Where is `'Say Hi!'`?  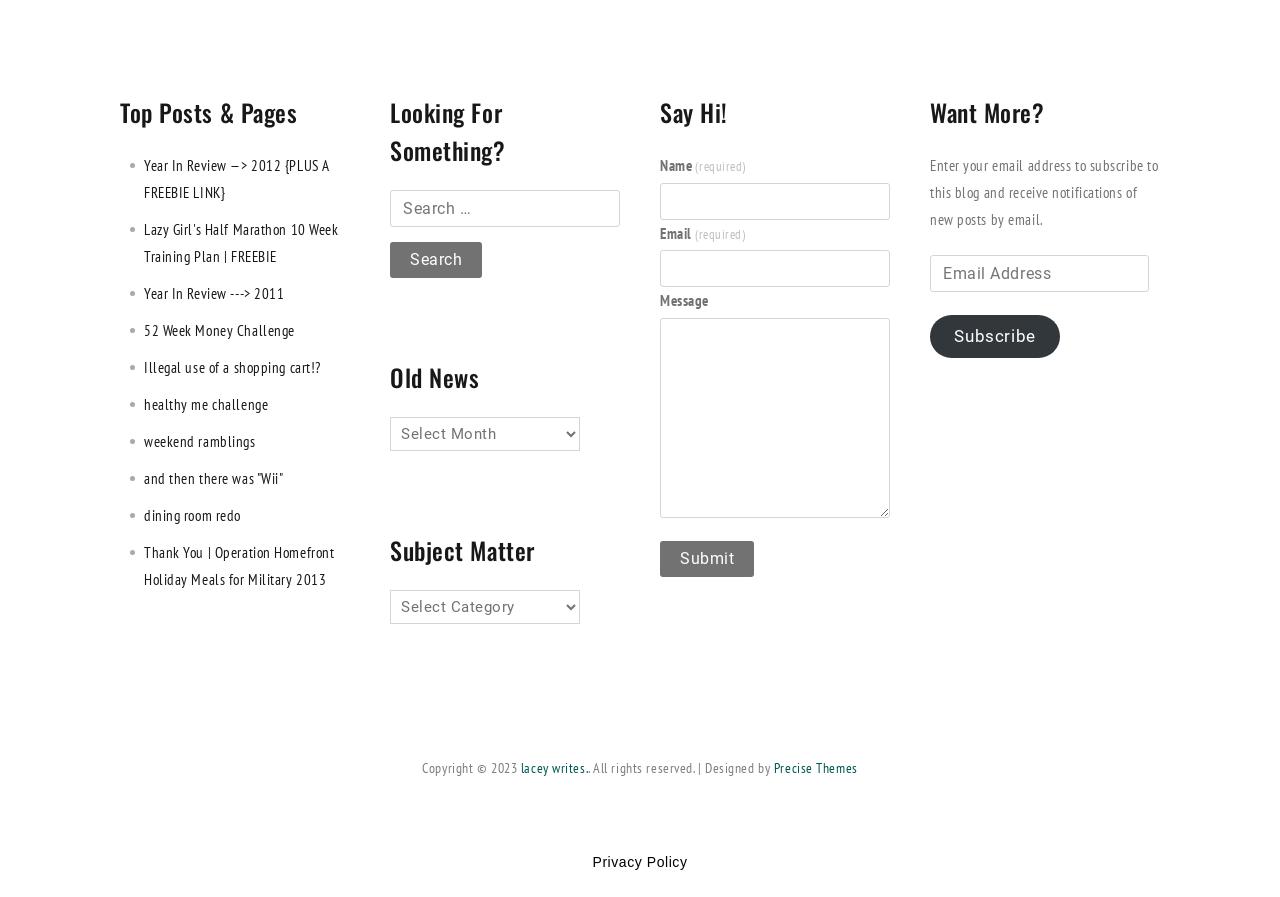 'Say Hi!' is located at coordinates (693, 111).